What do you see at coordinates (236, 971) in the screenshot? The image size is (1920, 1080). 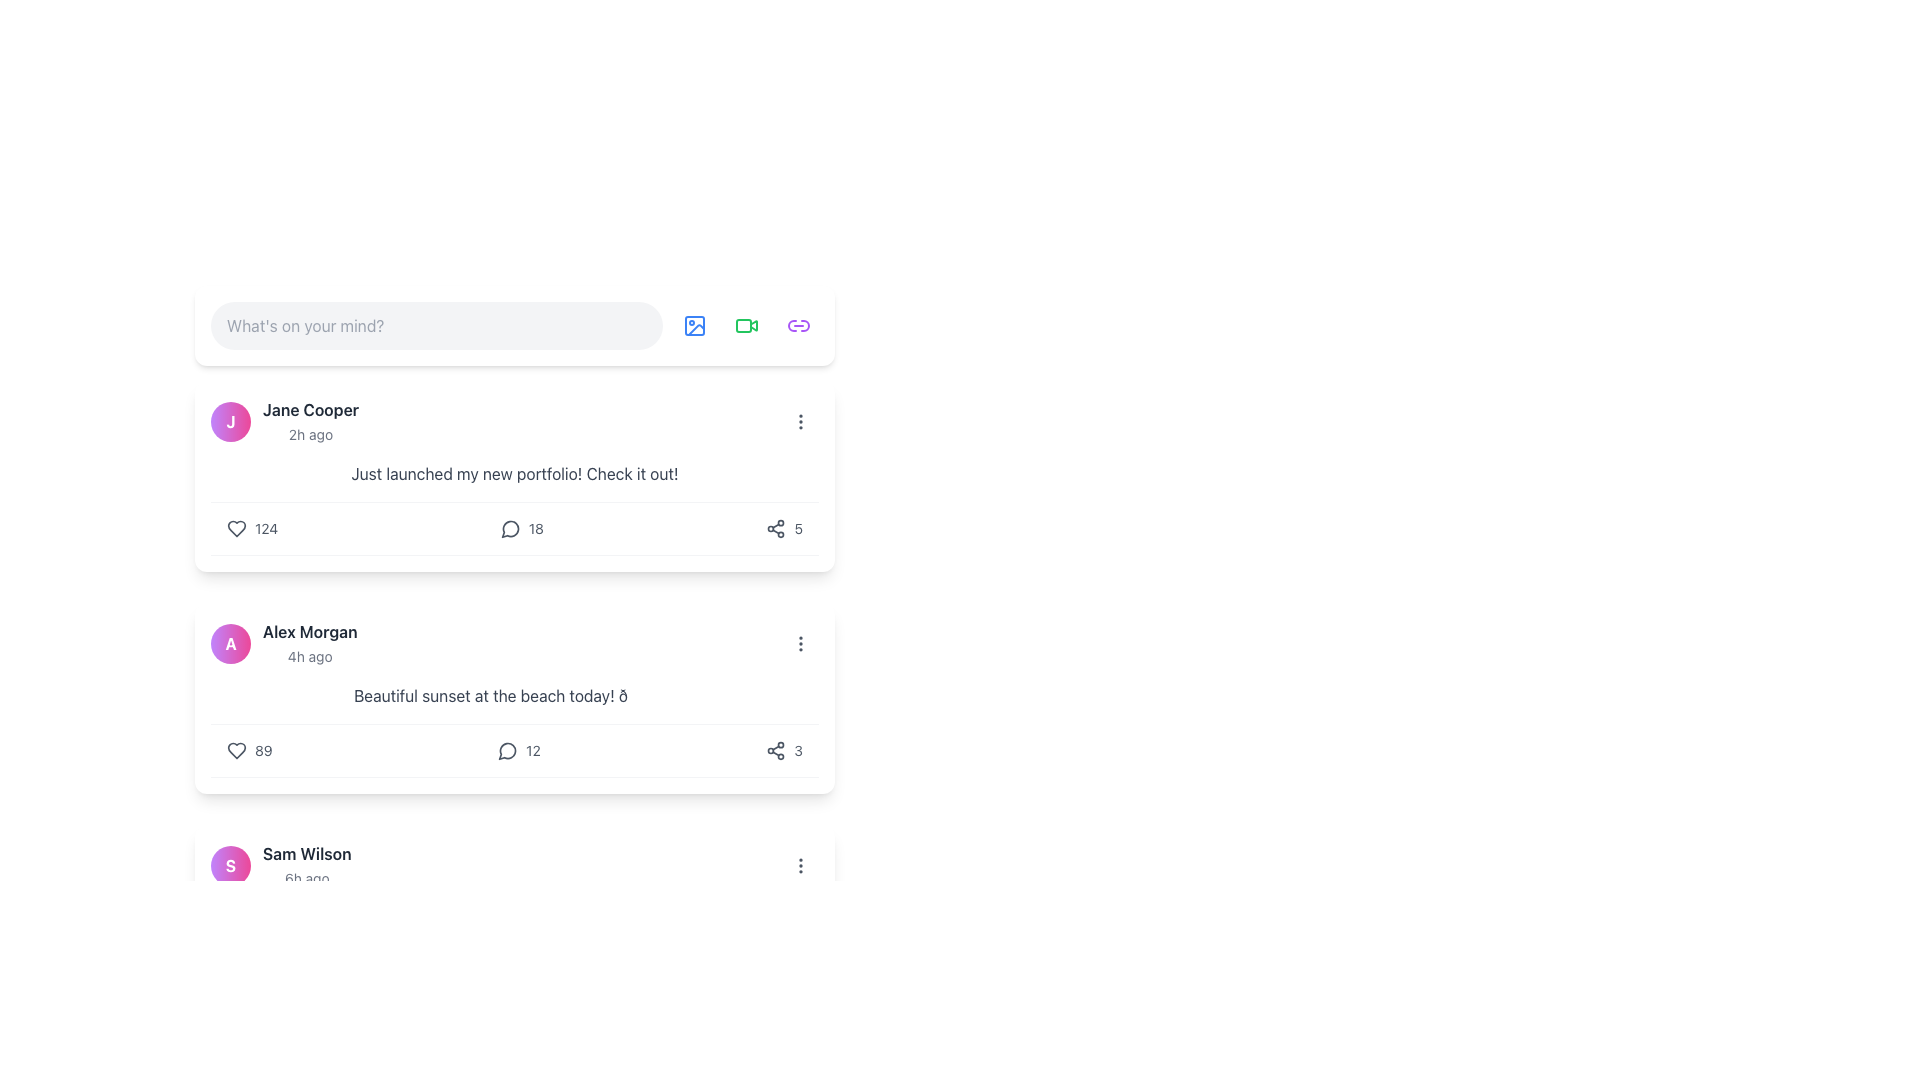 I see `the heart-shaped like button, which is gray and outlined, located at the bottom of a social media post, to the left of the count '156'` at bounding box center [236, 971].